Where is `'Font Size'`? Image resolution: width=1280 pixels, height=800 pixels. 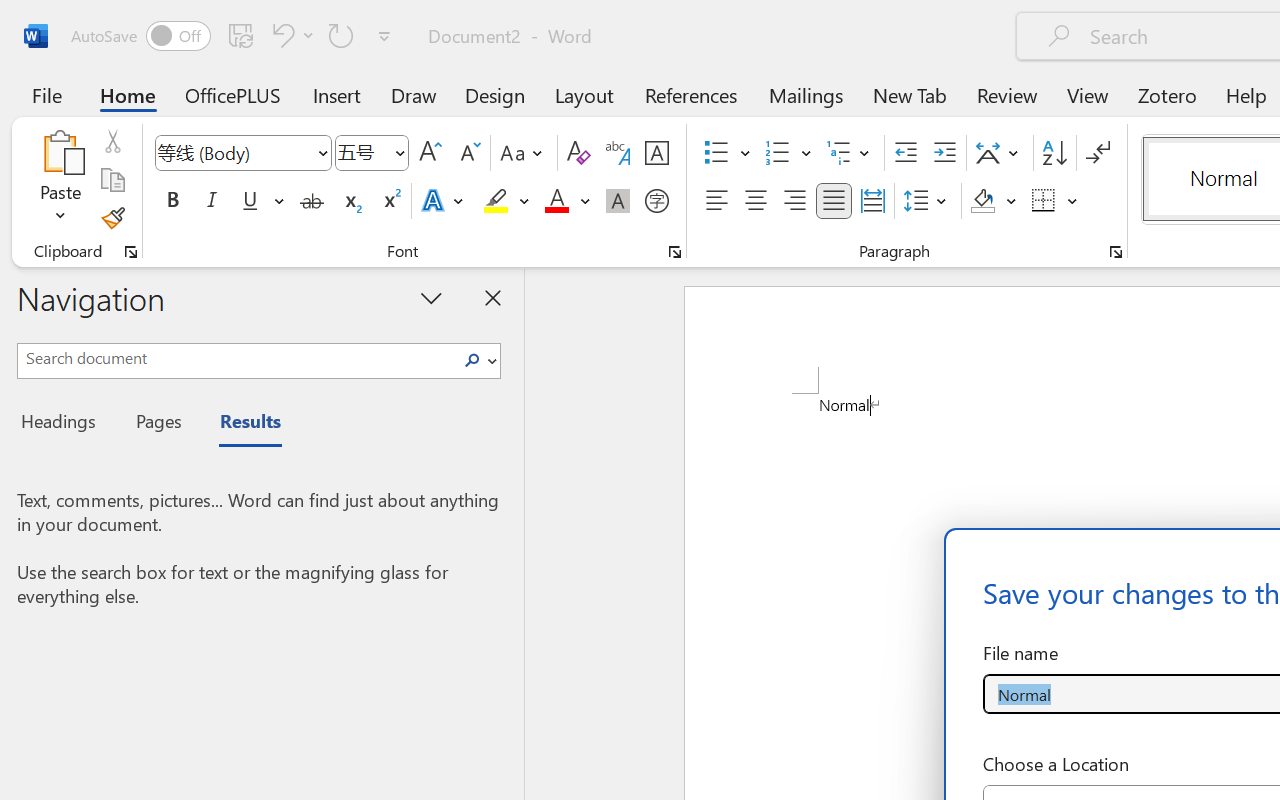 'Font Size' is located at coordinates (362, 152).